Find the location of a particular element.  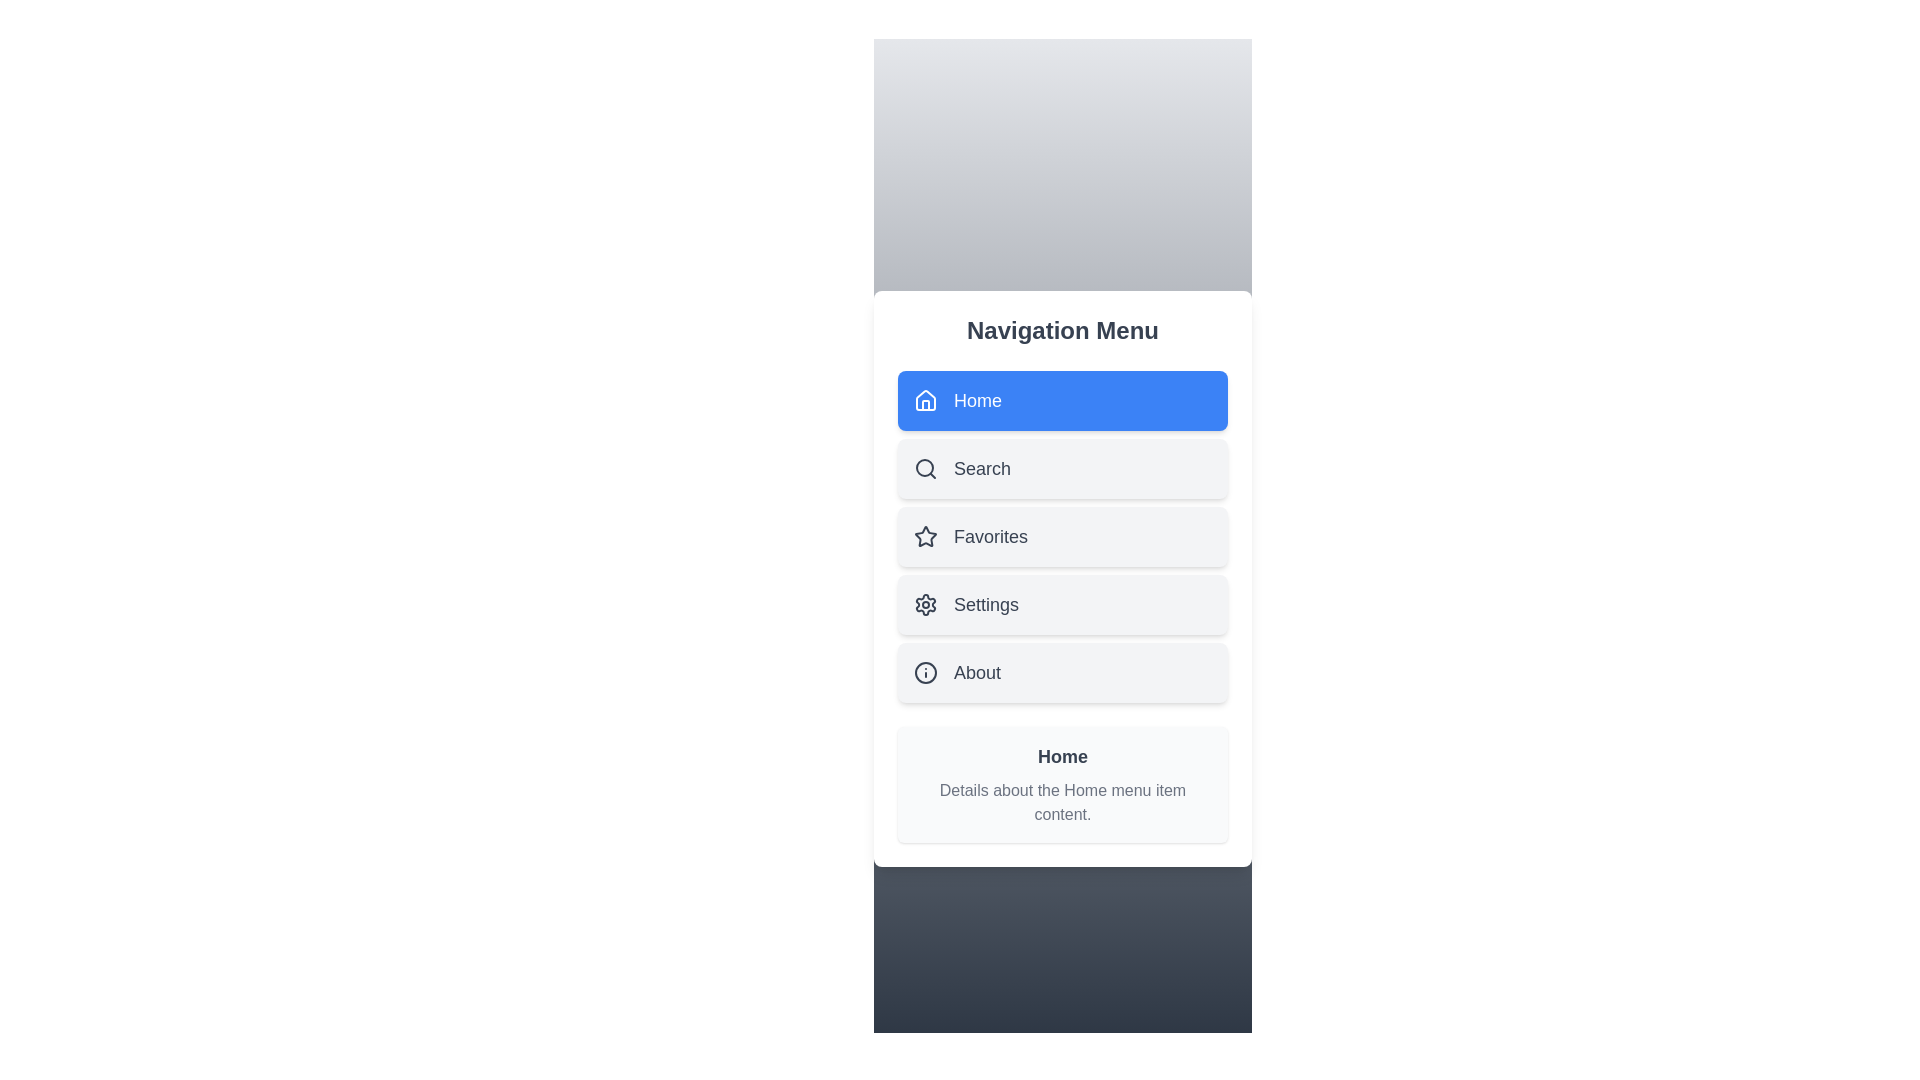

the menu item Settings is located at coordinates (1061, 604).